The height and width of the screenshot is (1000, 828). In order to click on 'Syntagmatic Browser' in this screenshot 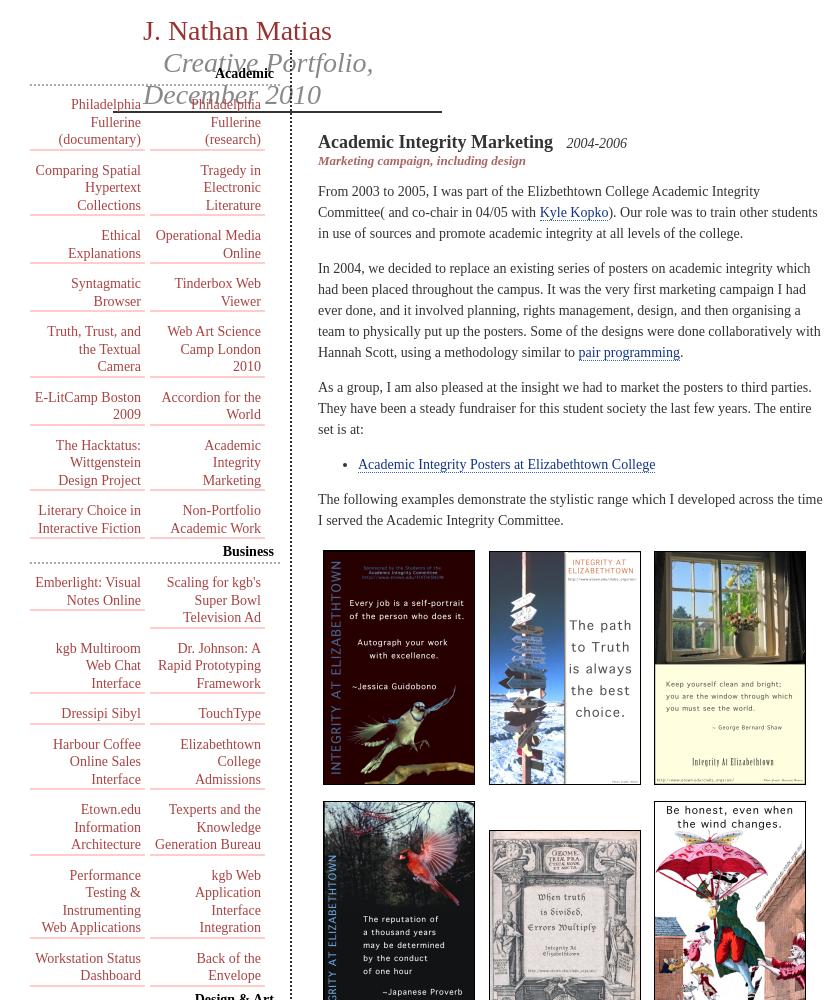, I will do `click(104, 292)`.